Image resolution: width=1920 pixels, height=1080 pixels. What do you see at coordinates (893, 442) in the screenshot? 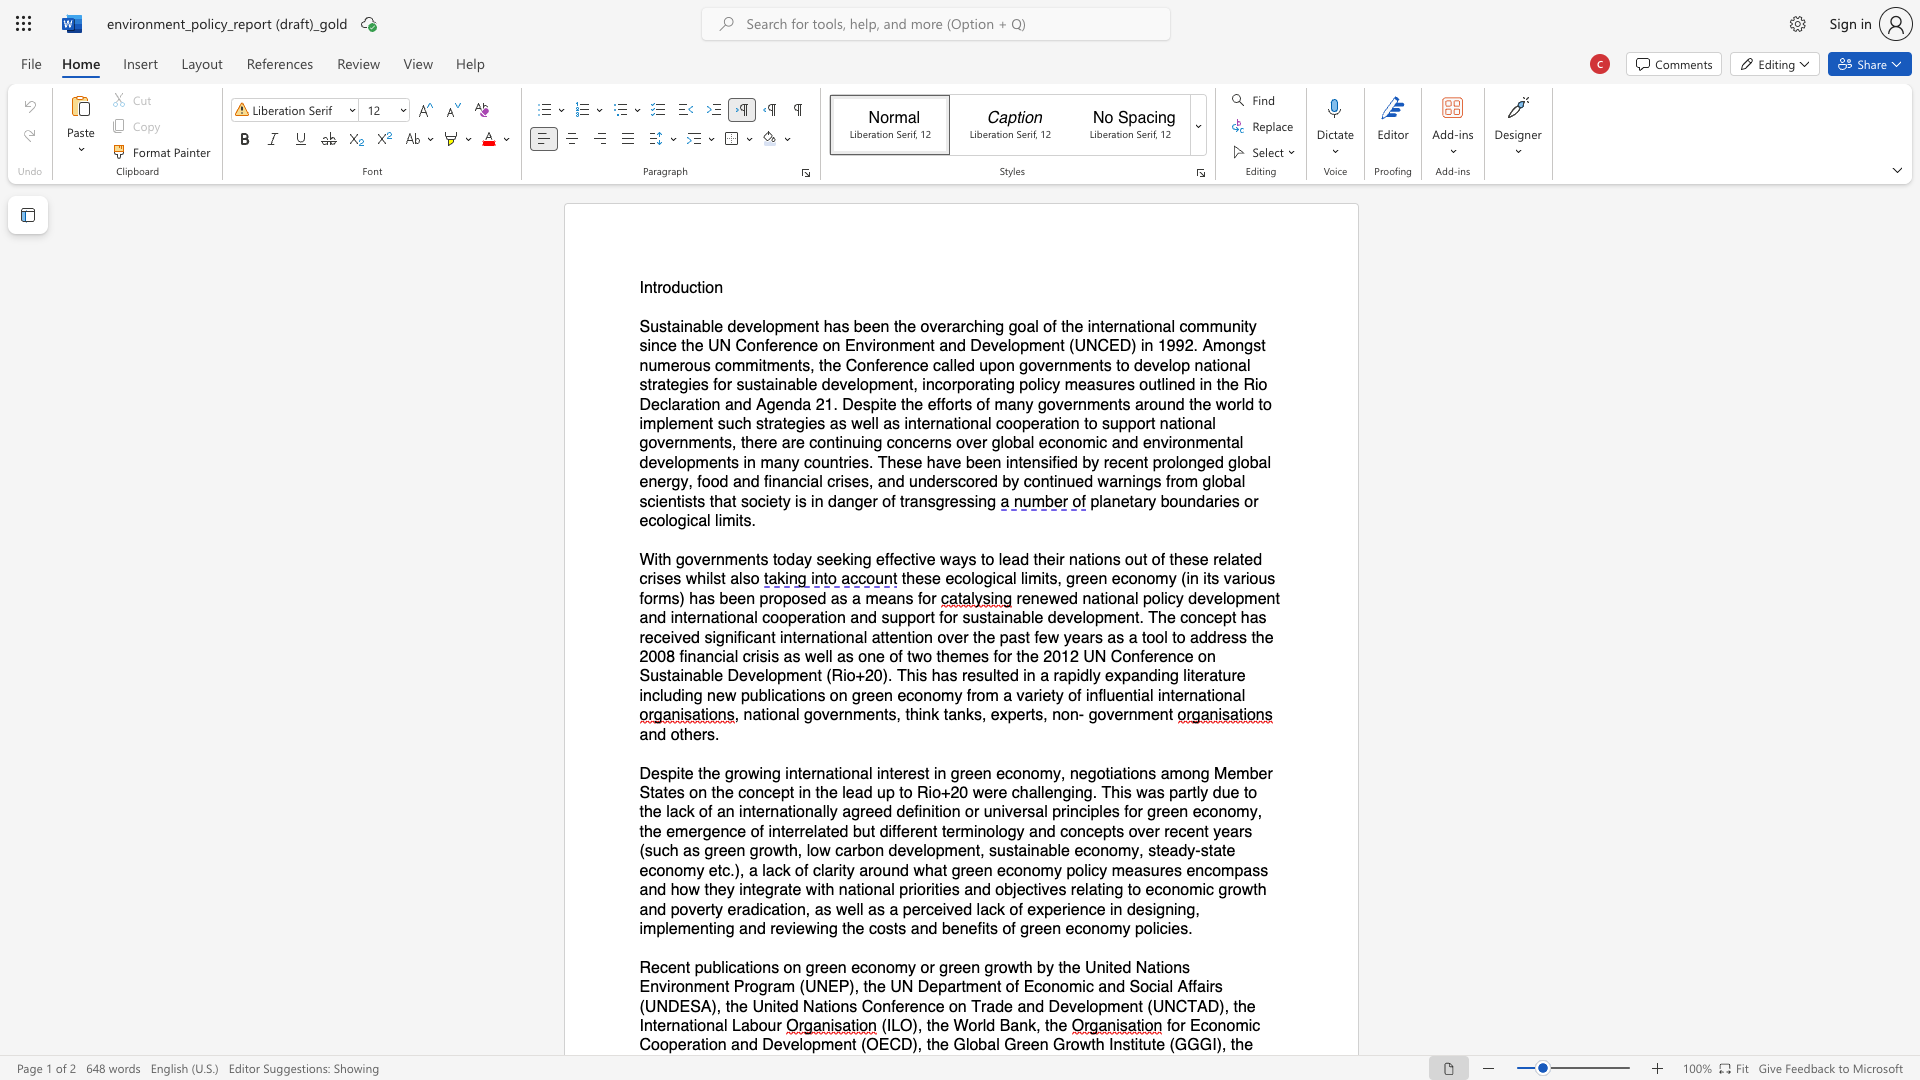
I see `the subset text "oncerns over global economic and environmental developments in many countries. Th" within the text "commitments, the Conference called upon governments to develop national strategies for sustainable development, incorporating policy measures outlined in the Rio Declaration and Agenda 21. Despite the efforts of many governments around the world to implement such strategies as well as international cooperation to support national governments, there are continuing concerns over global economic and environmental developments in many countries. These have been intensified by recent prolonged global energy,"` at bounding box center [893, 442].